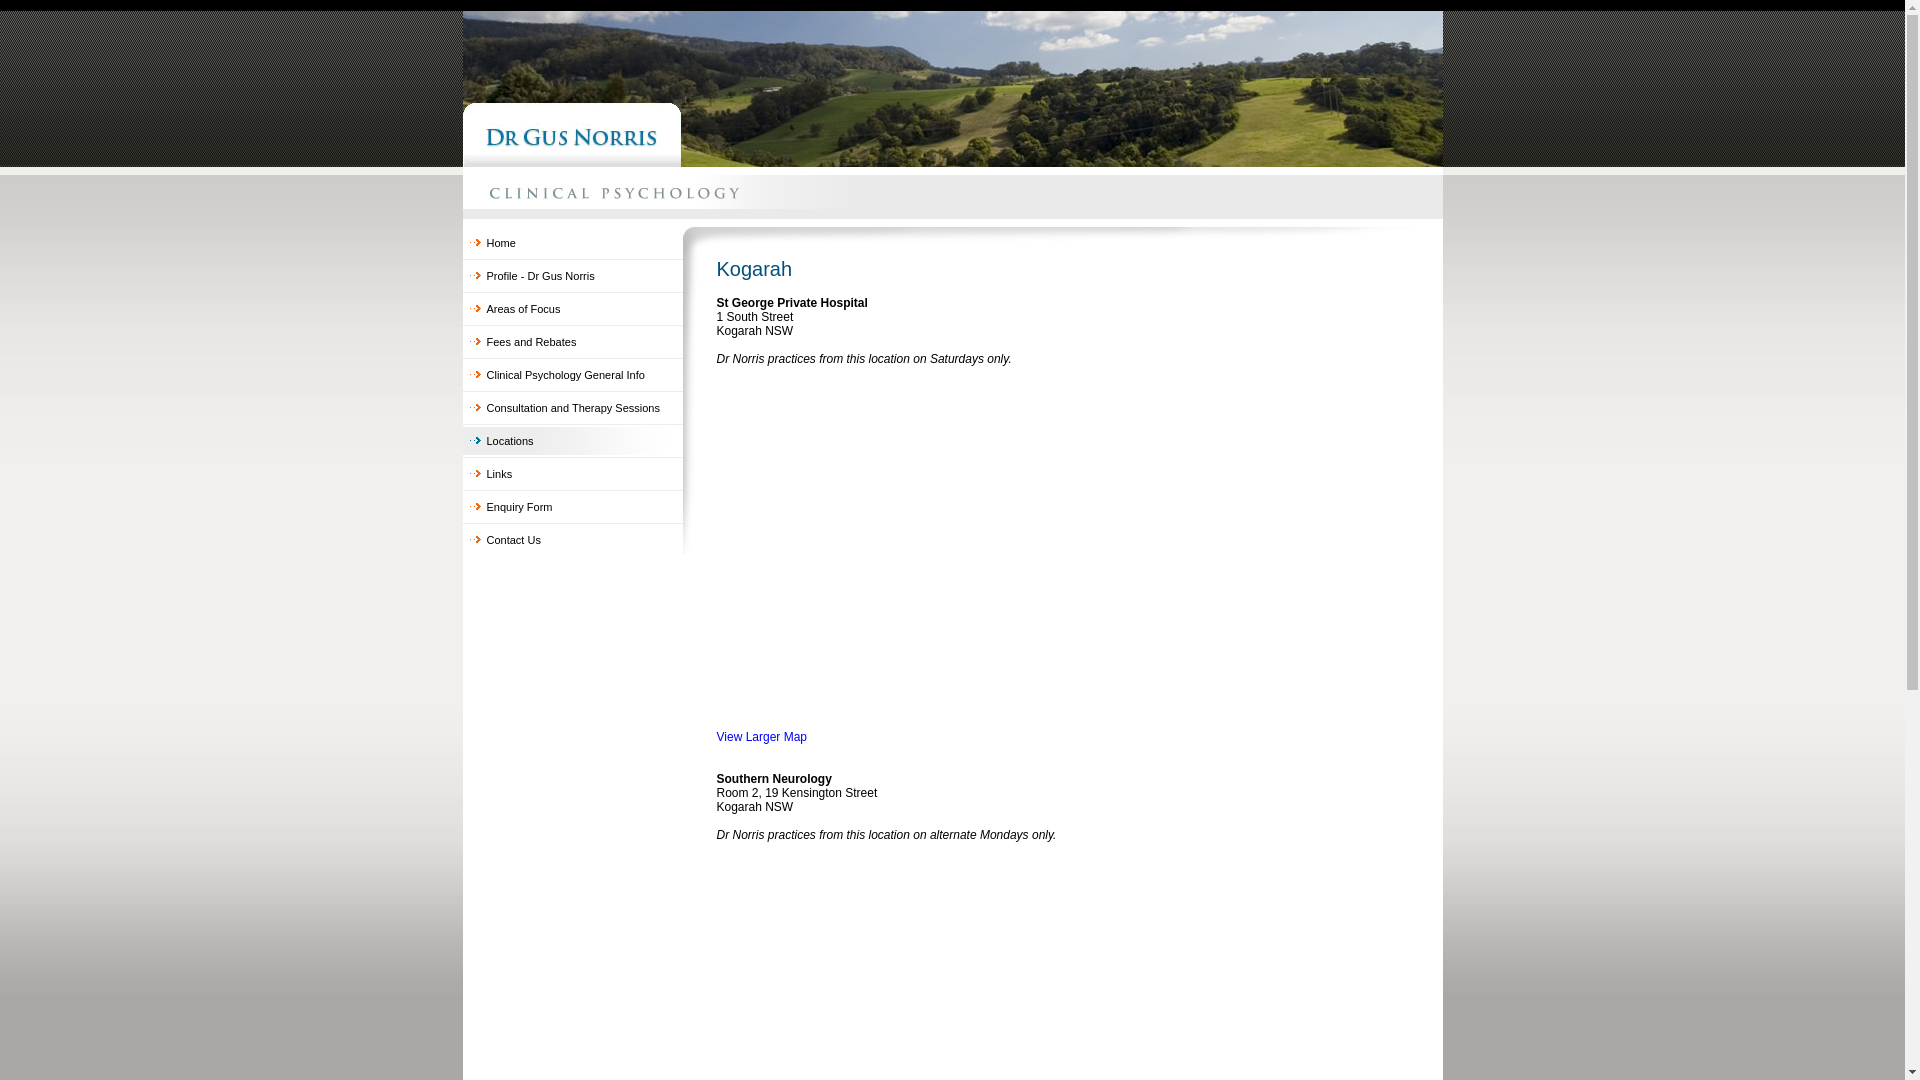 The image size is (1920, 1080). I want to click on 'Home', so click(570, 242).